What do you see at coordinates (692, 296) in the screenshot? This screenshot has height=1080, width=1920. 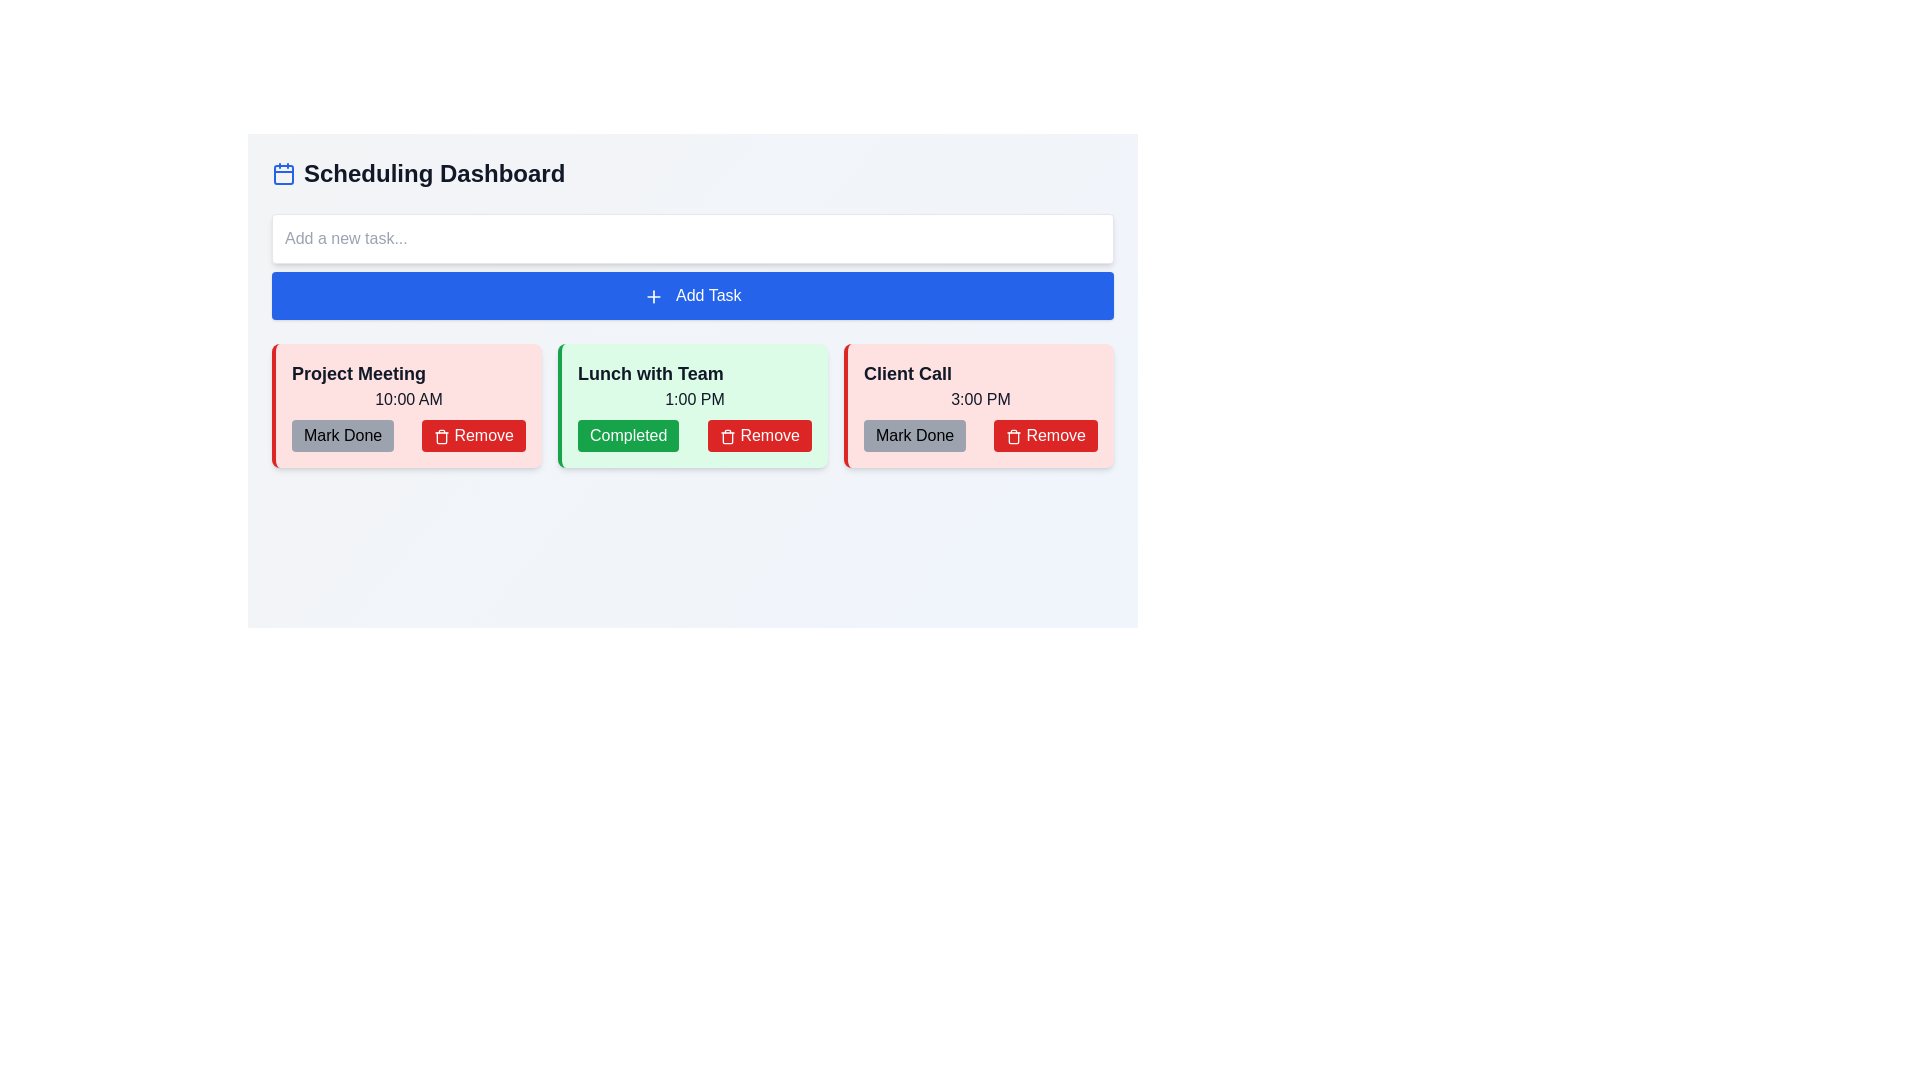 I see `the rectangular blue button with rounded edges labeled 'Add Task'` at bounding box center [692, 296].